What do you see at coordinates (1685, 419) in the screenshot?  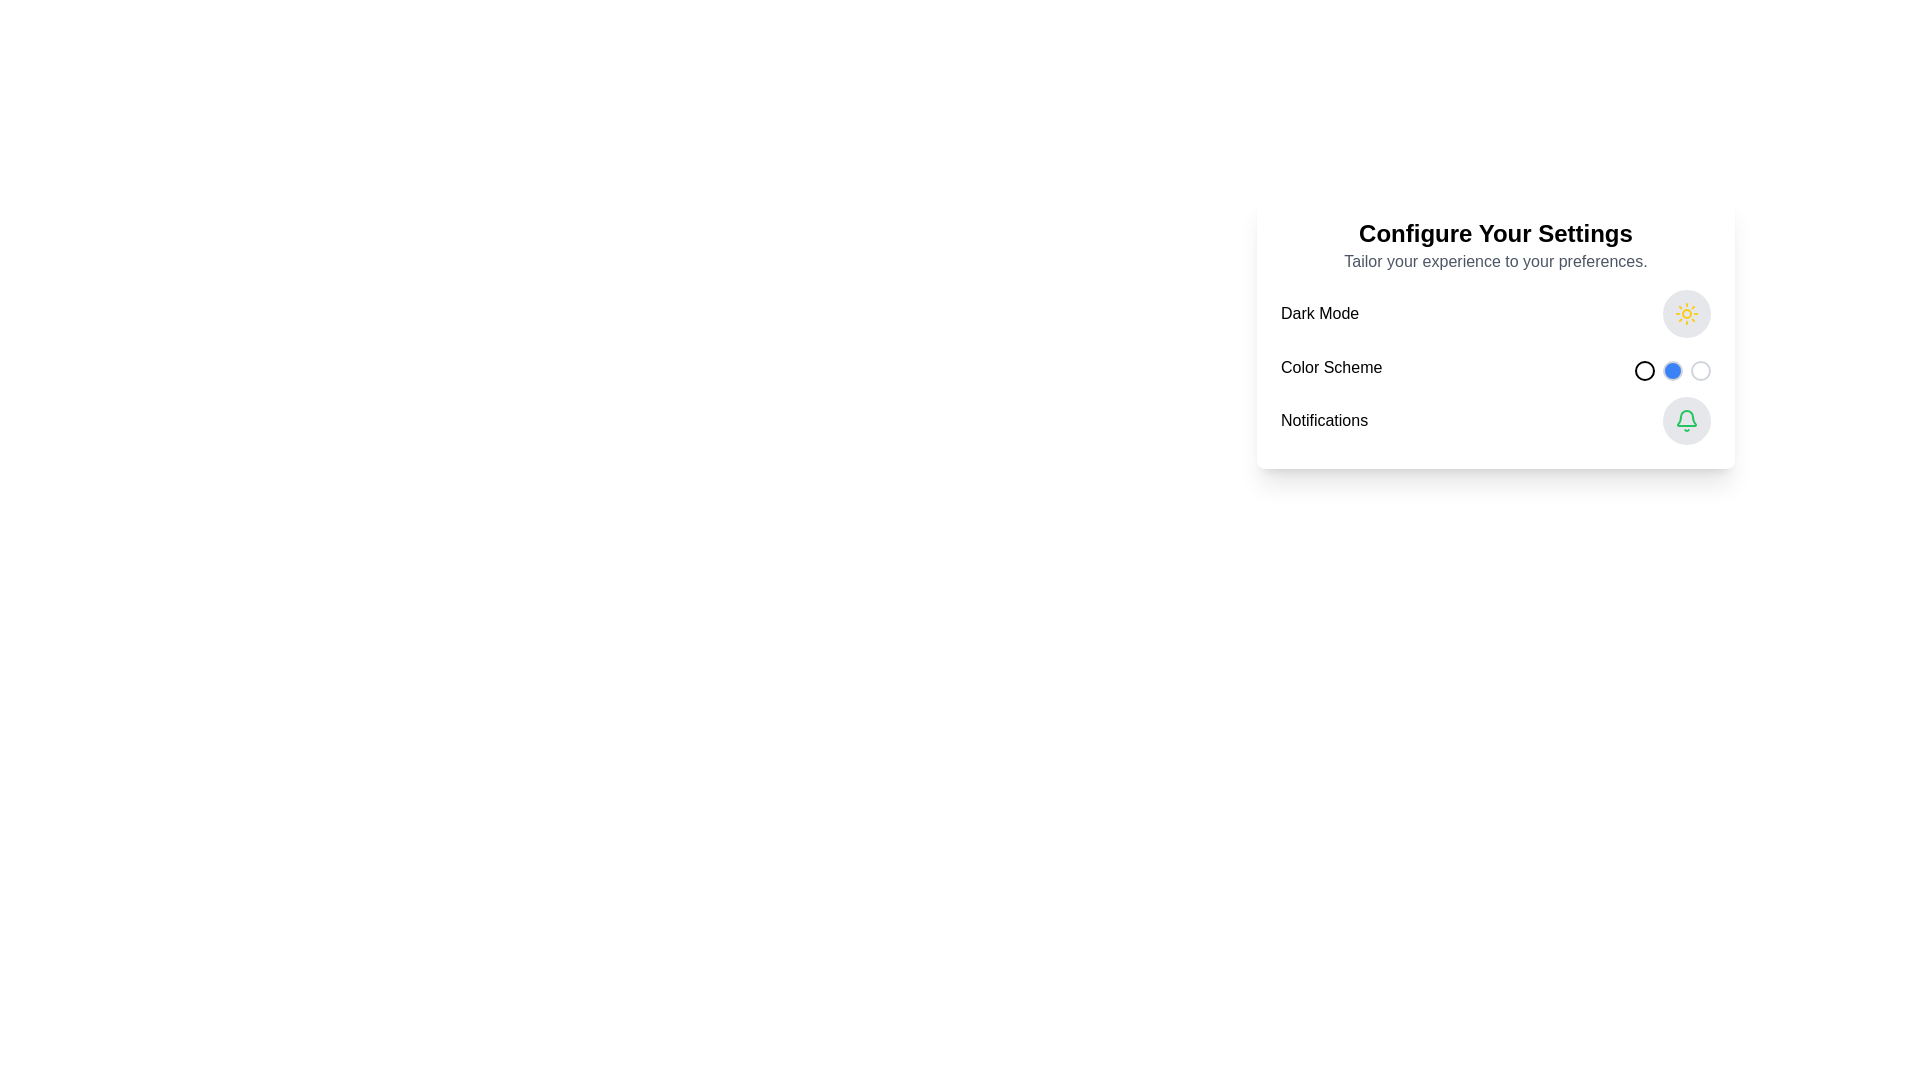 I see `the circular gray button with a green bell icon in the top-right corner of the 'Notifications' section` at bounding box center [1685, 419].